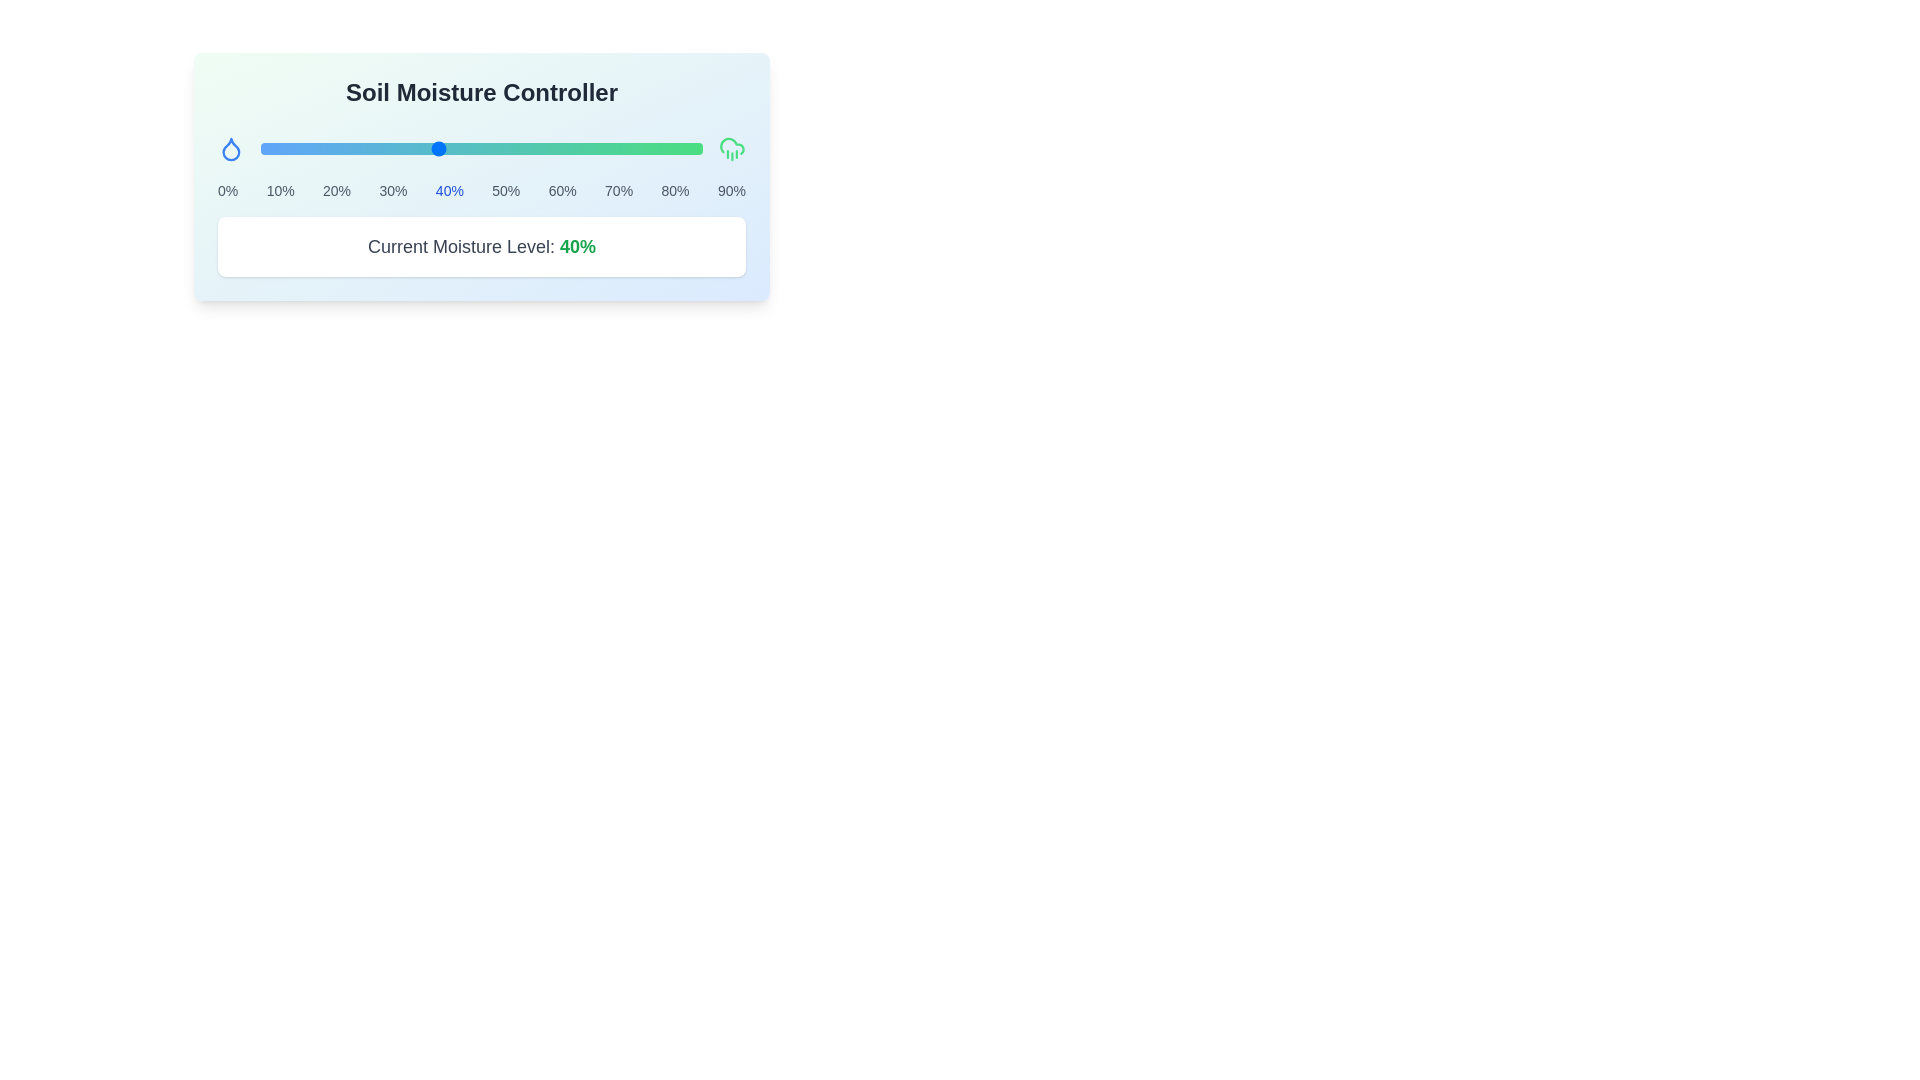 Image resolution: width=1920 pixels, height=1080 pixels. I want to click on the slider to set the moisture level to 52%, so click(490, 148).